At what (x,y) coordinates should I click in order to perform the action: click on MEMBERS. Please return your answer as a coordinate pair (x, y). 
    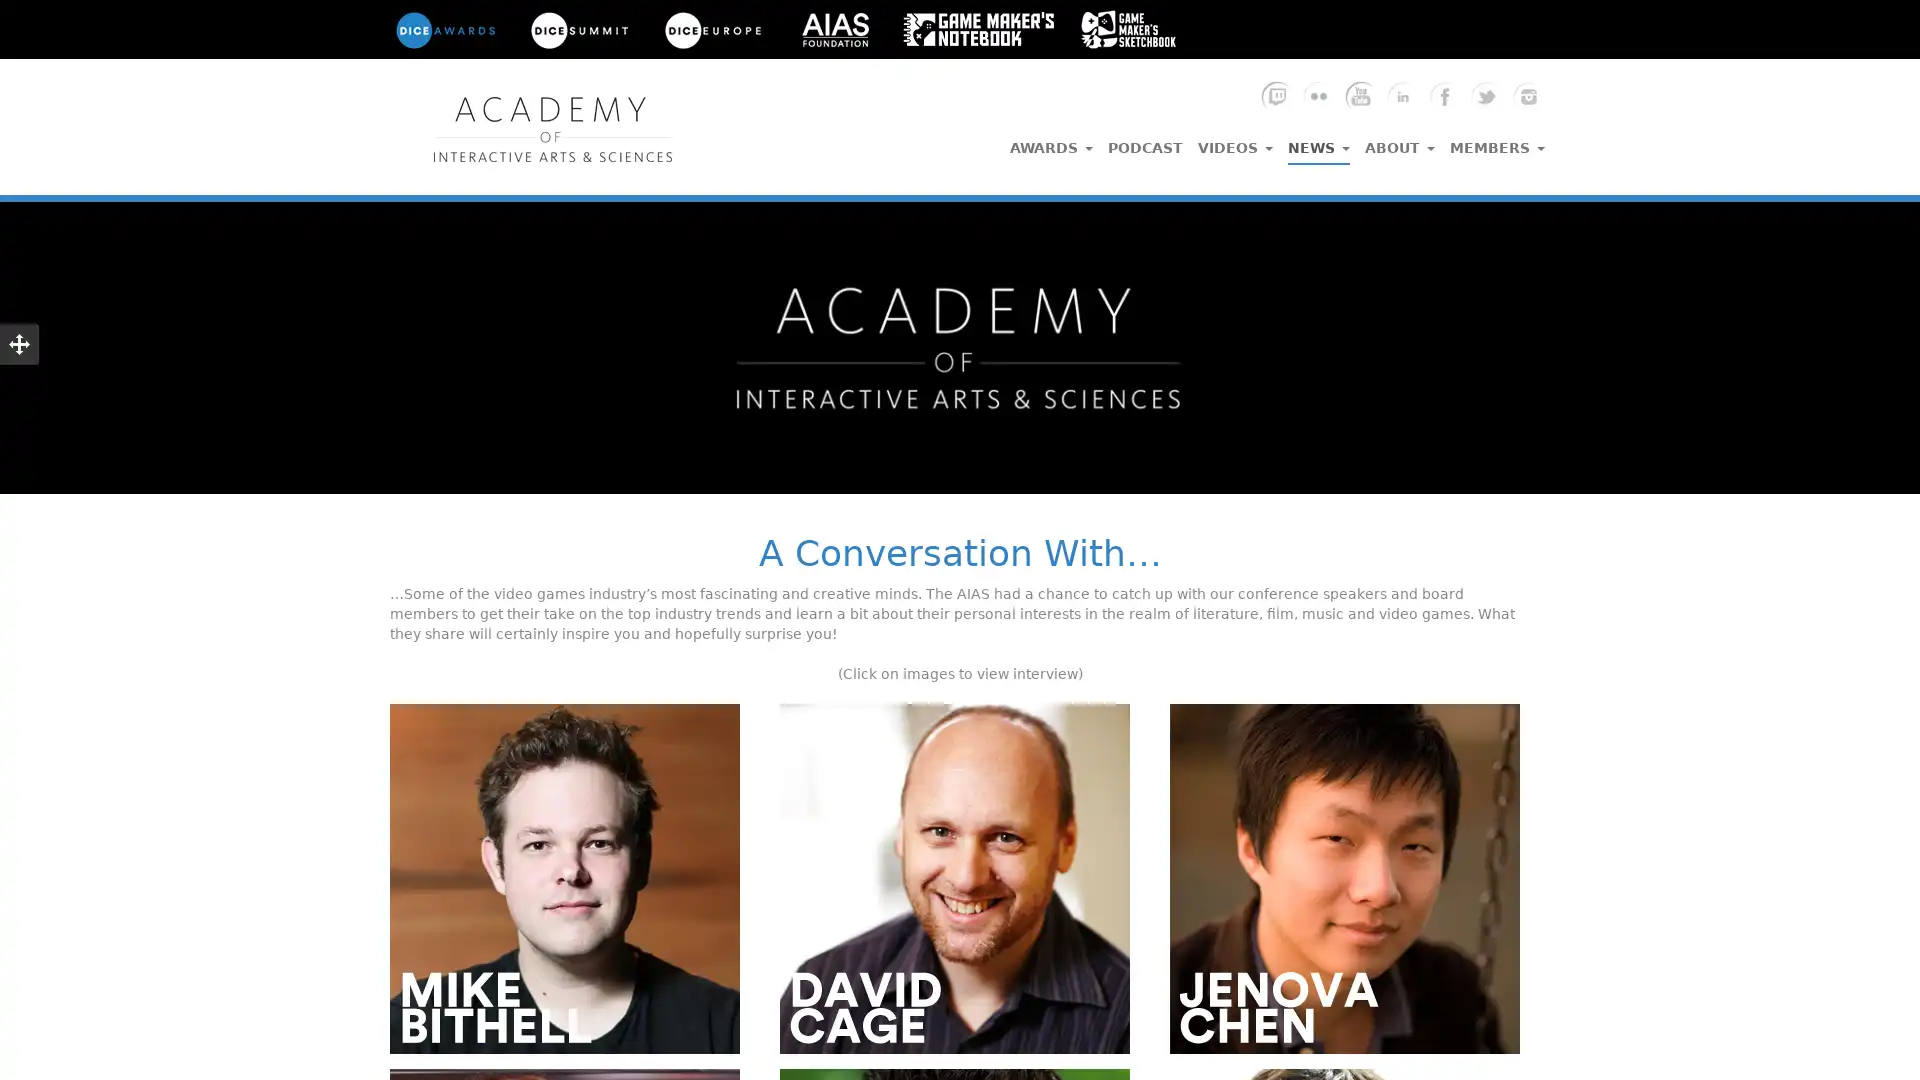
    Looking at the image, I should click on (1497, 141).